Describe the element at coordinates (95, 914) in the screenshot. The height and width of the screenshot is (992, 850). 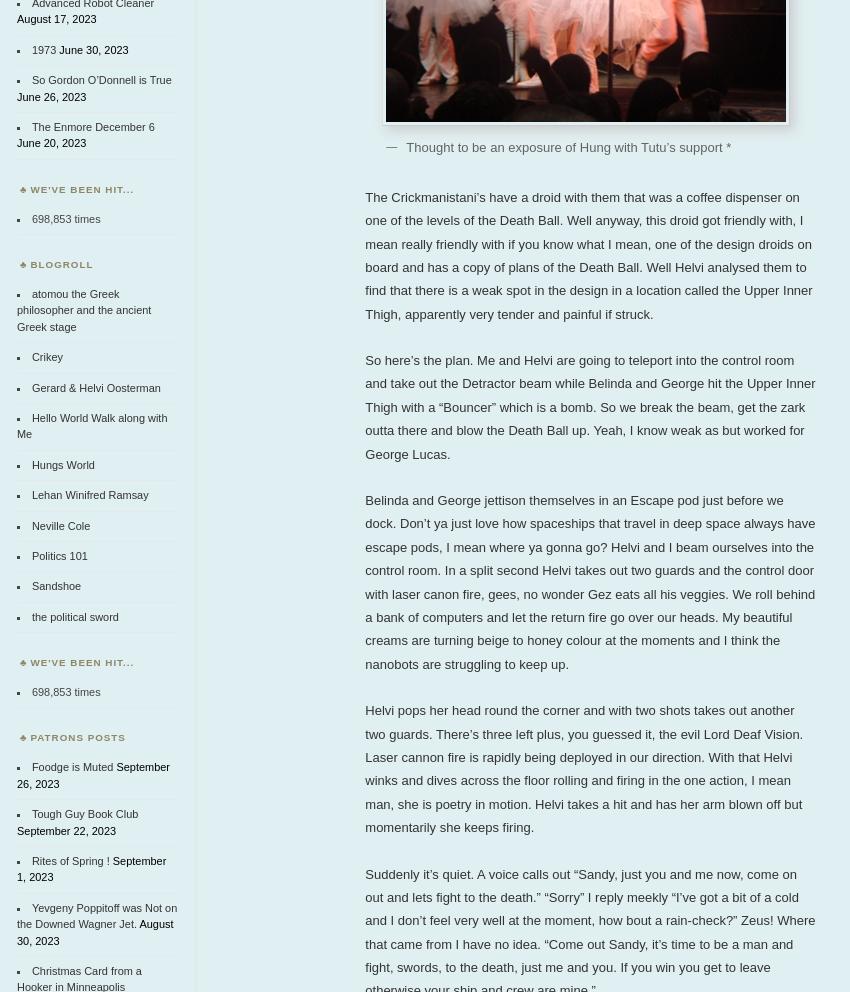
I see `'Yevgeny Poppitoff was Not on the Downed Wagner Jet.'` at that location.